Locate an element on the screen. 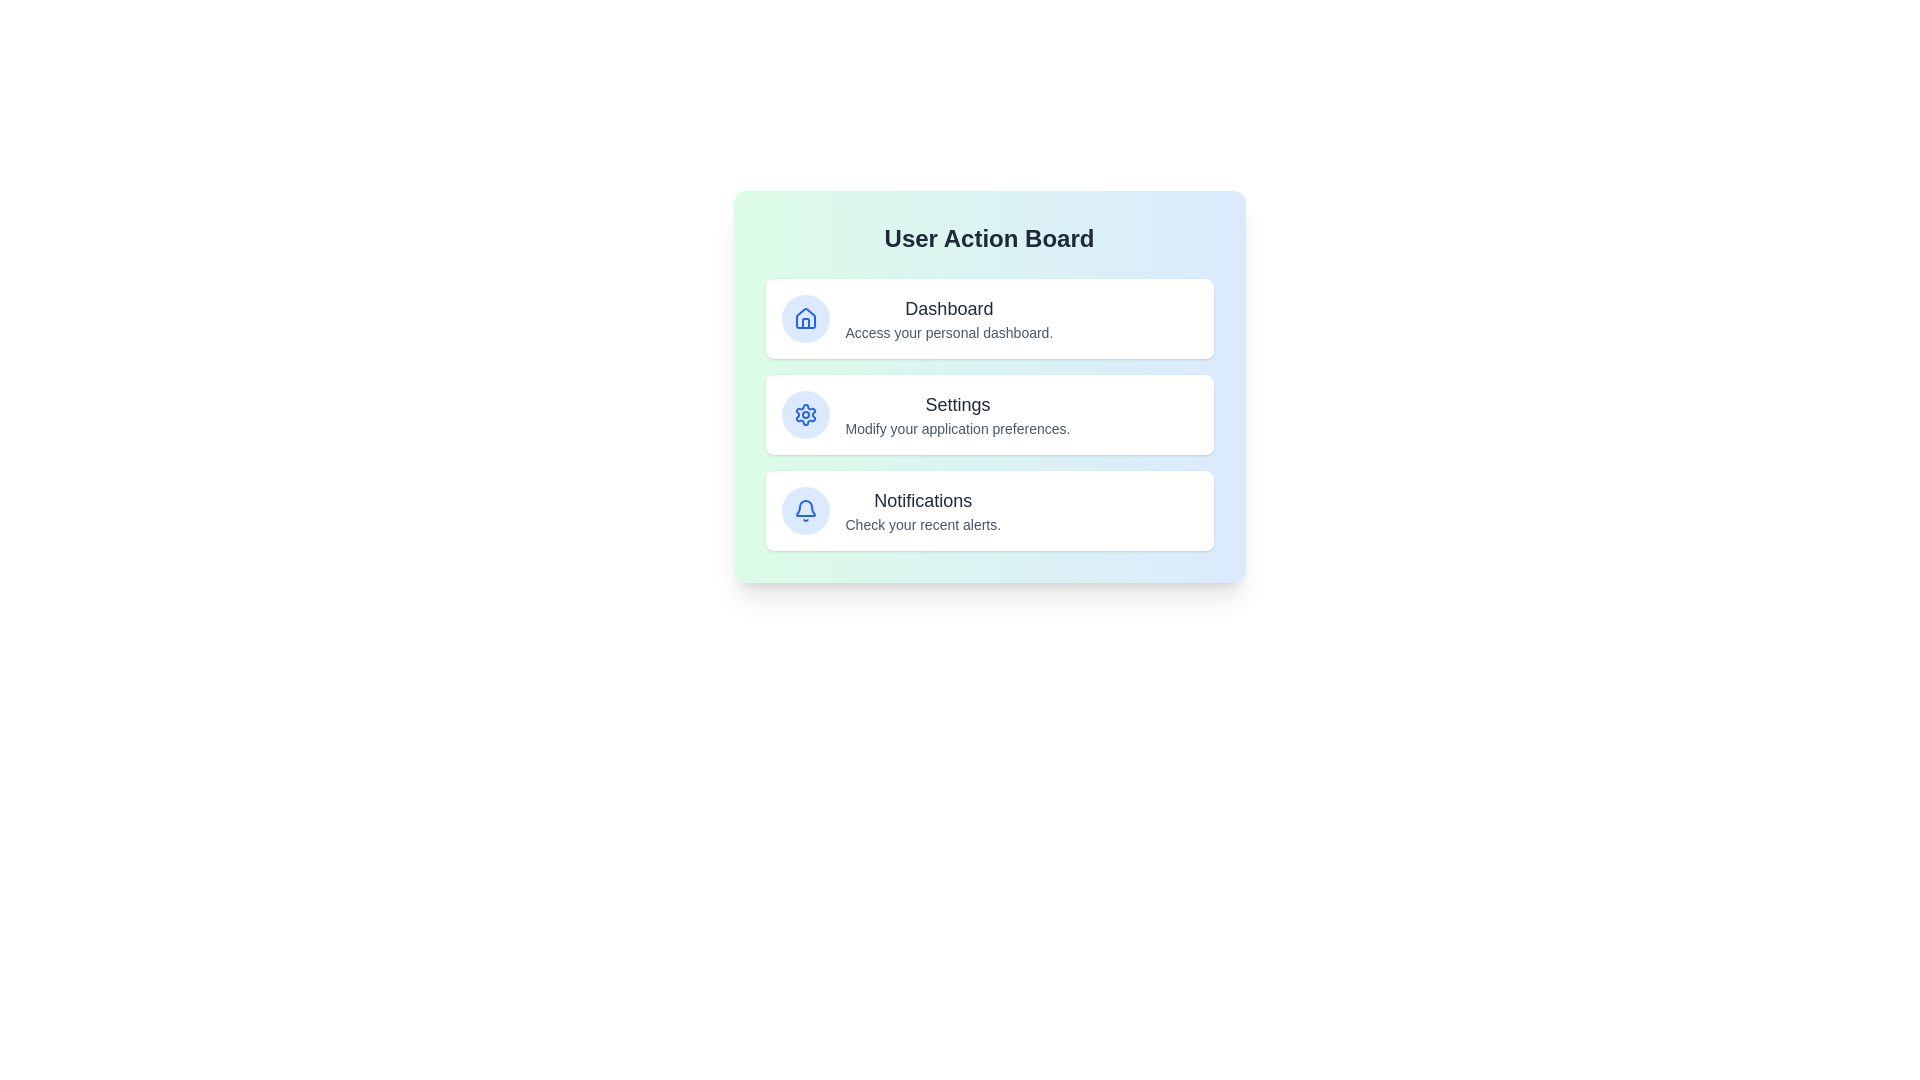 The width and height of the screenshot is (1920, 1080). the icon corresponding to Dashboard in the User Action Board is located at coordinates (805, 318).